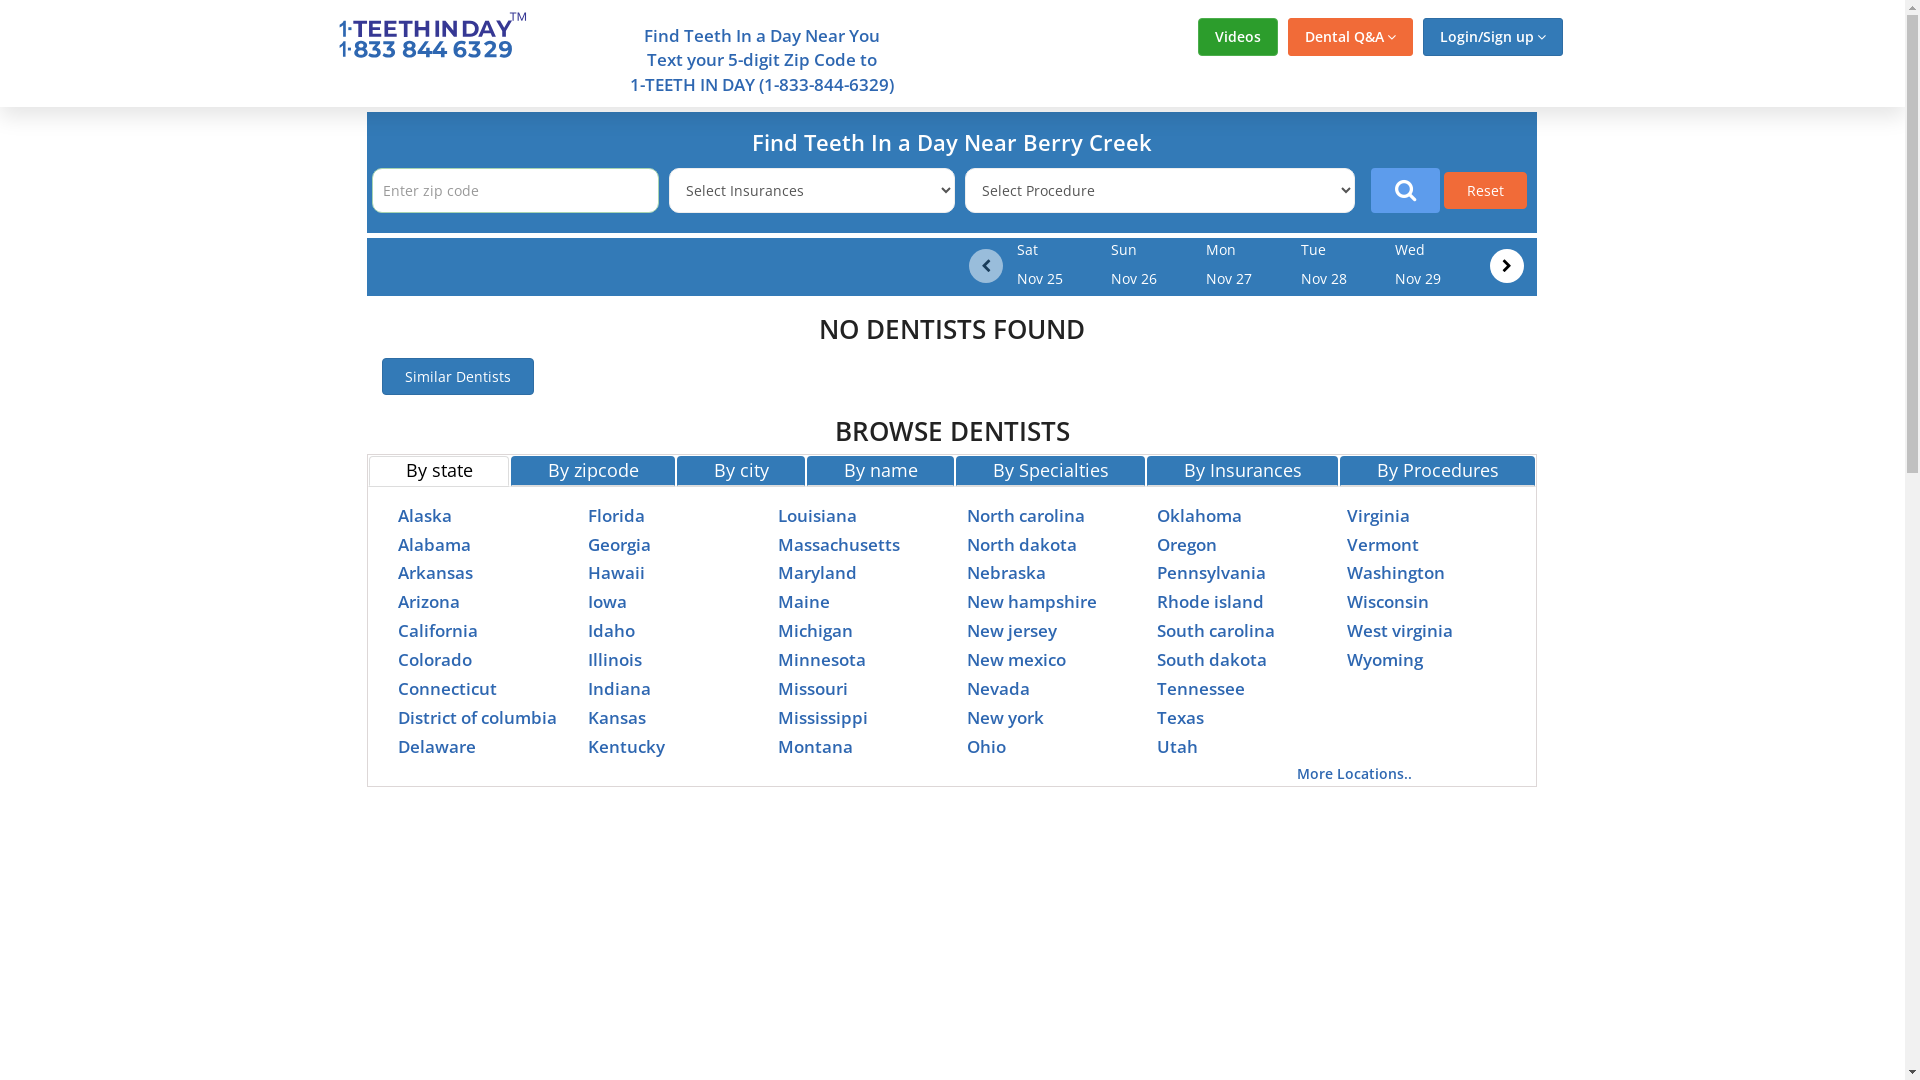 The height and width of the screenshot is (1080, 1920). What do you see at coordinates (625, 746) in the screenshot?
I see `'Kentucky'` at bounding box center [625, 746].